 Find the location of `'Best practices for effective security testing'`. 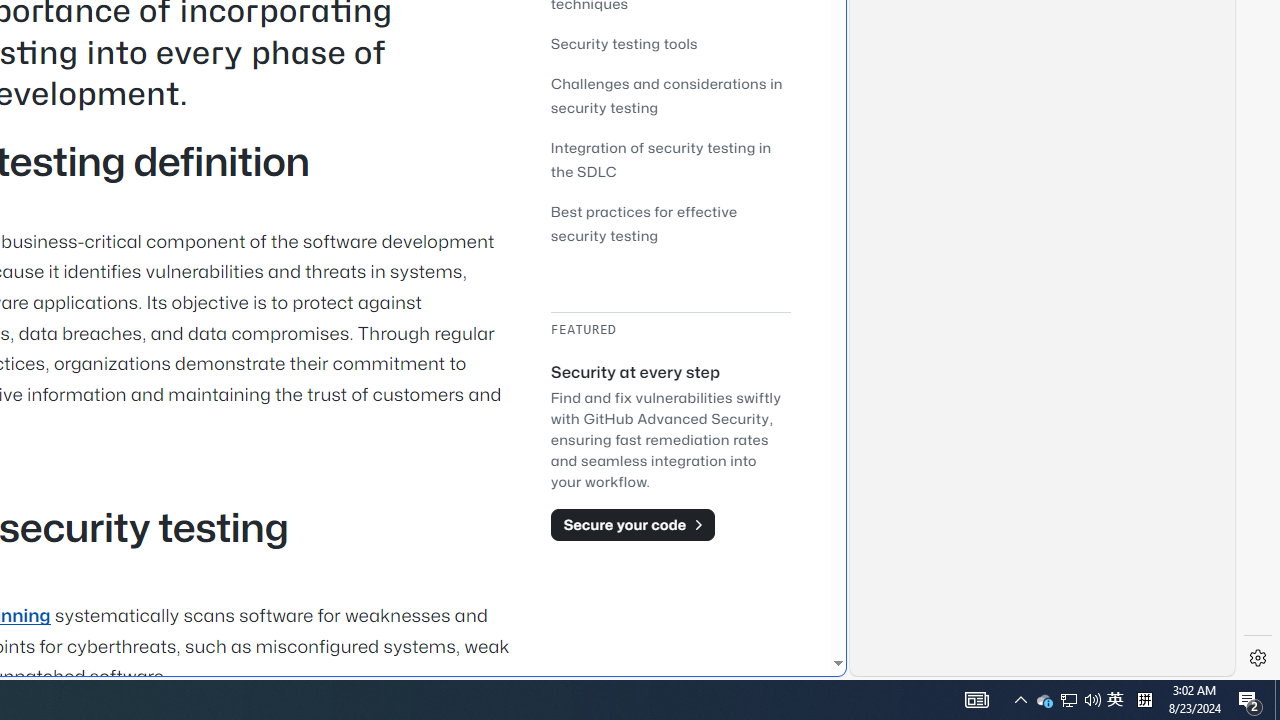

'Best practices for effective security testing' is located at coordinates (670, 223).